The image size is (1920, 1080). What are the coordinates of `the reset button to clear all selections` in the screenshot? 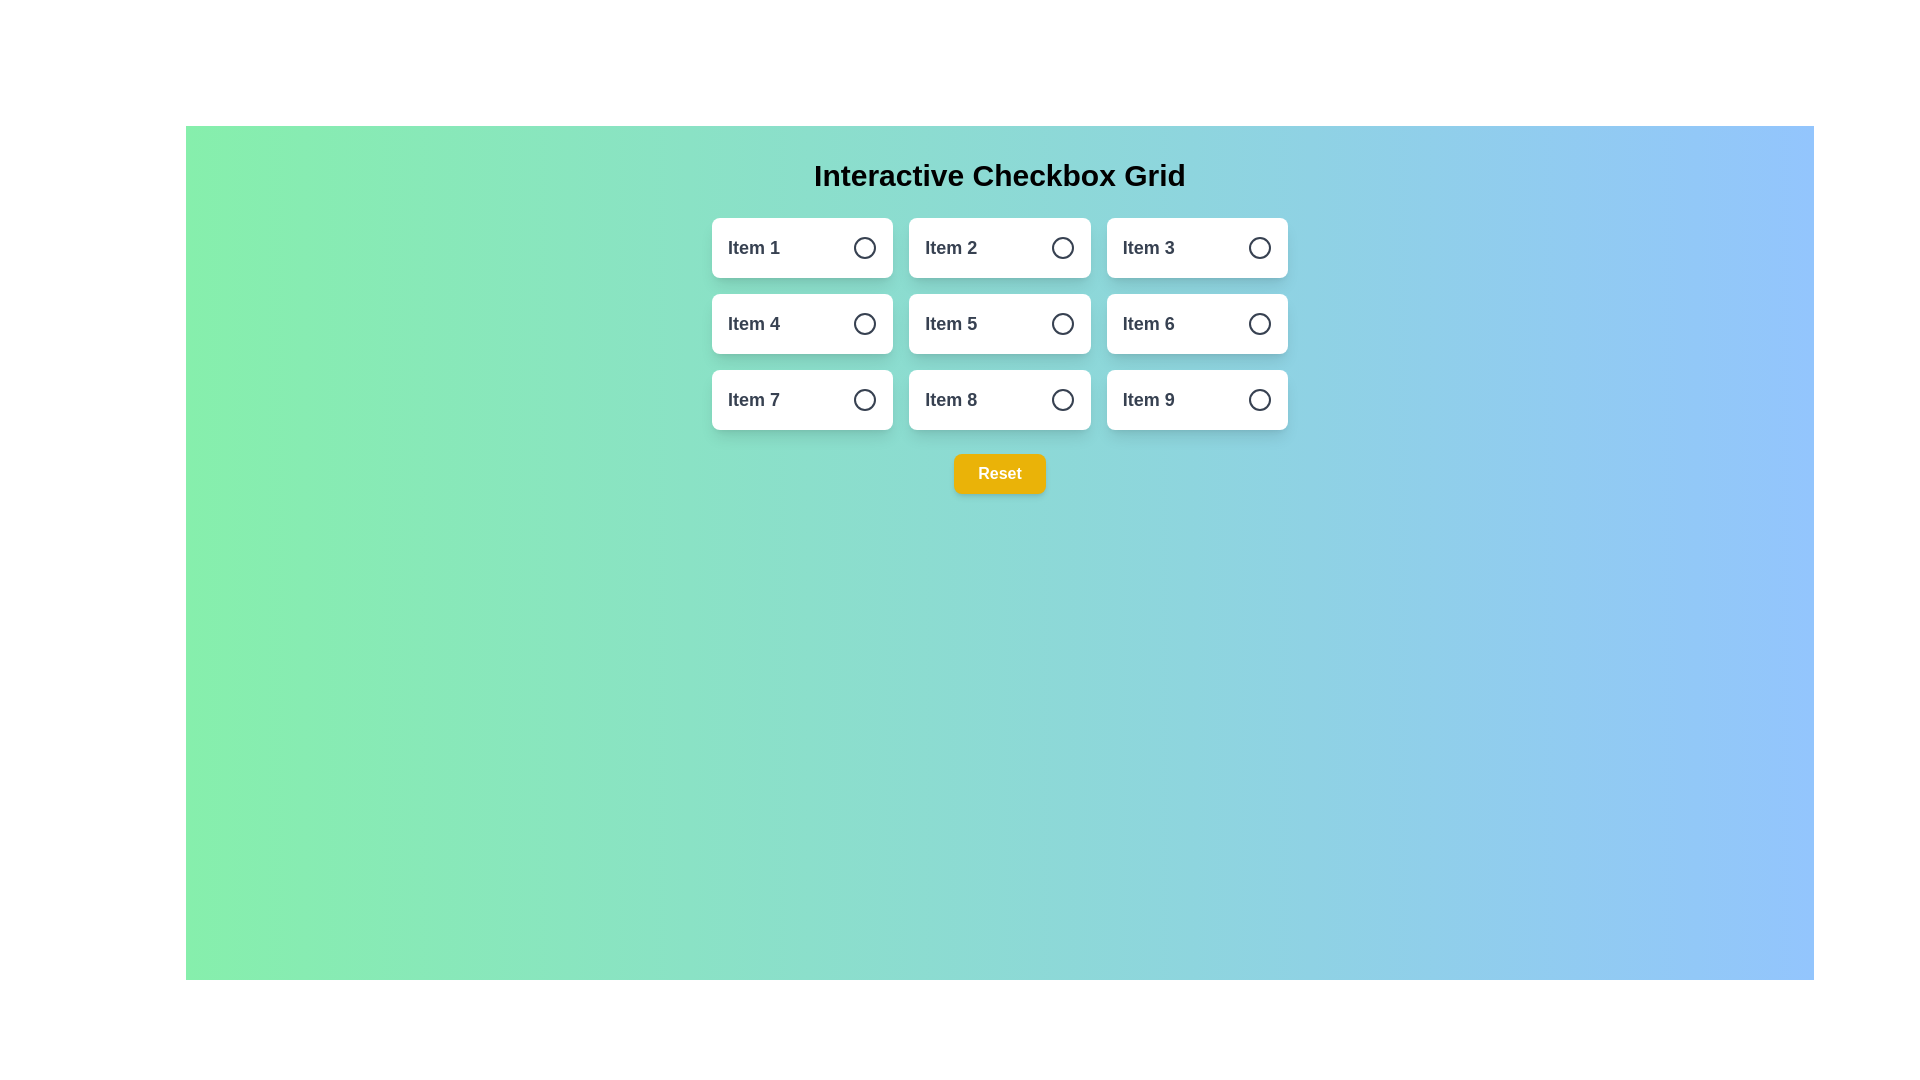 It's located at (999, 474).